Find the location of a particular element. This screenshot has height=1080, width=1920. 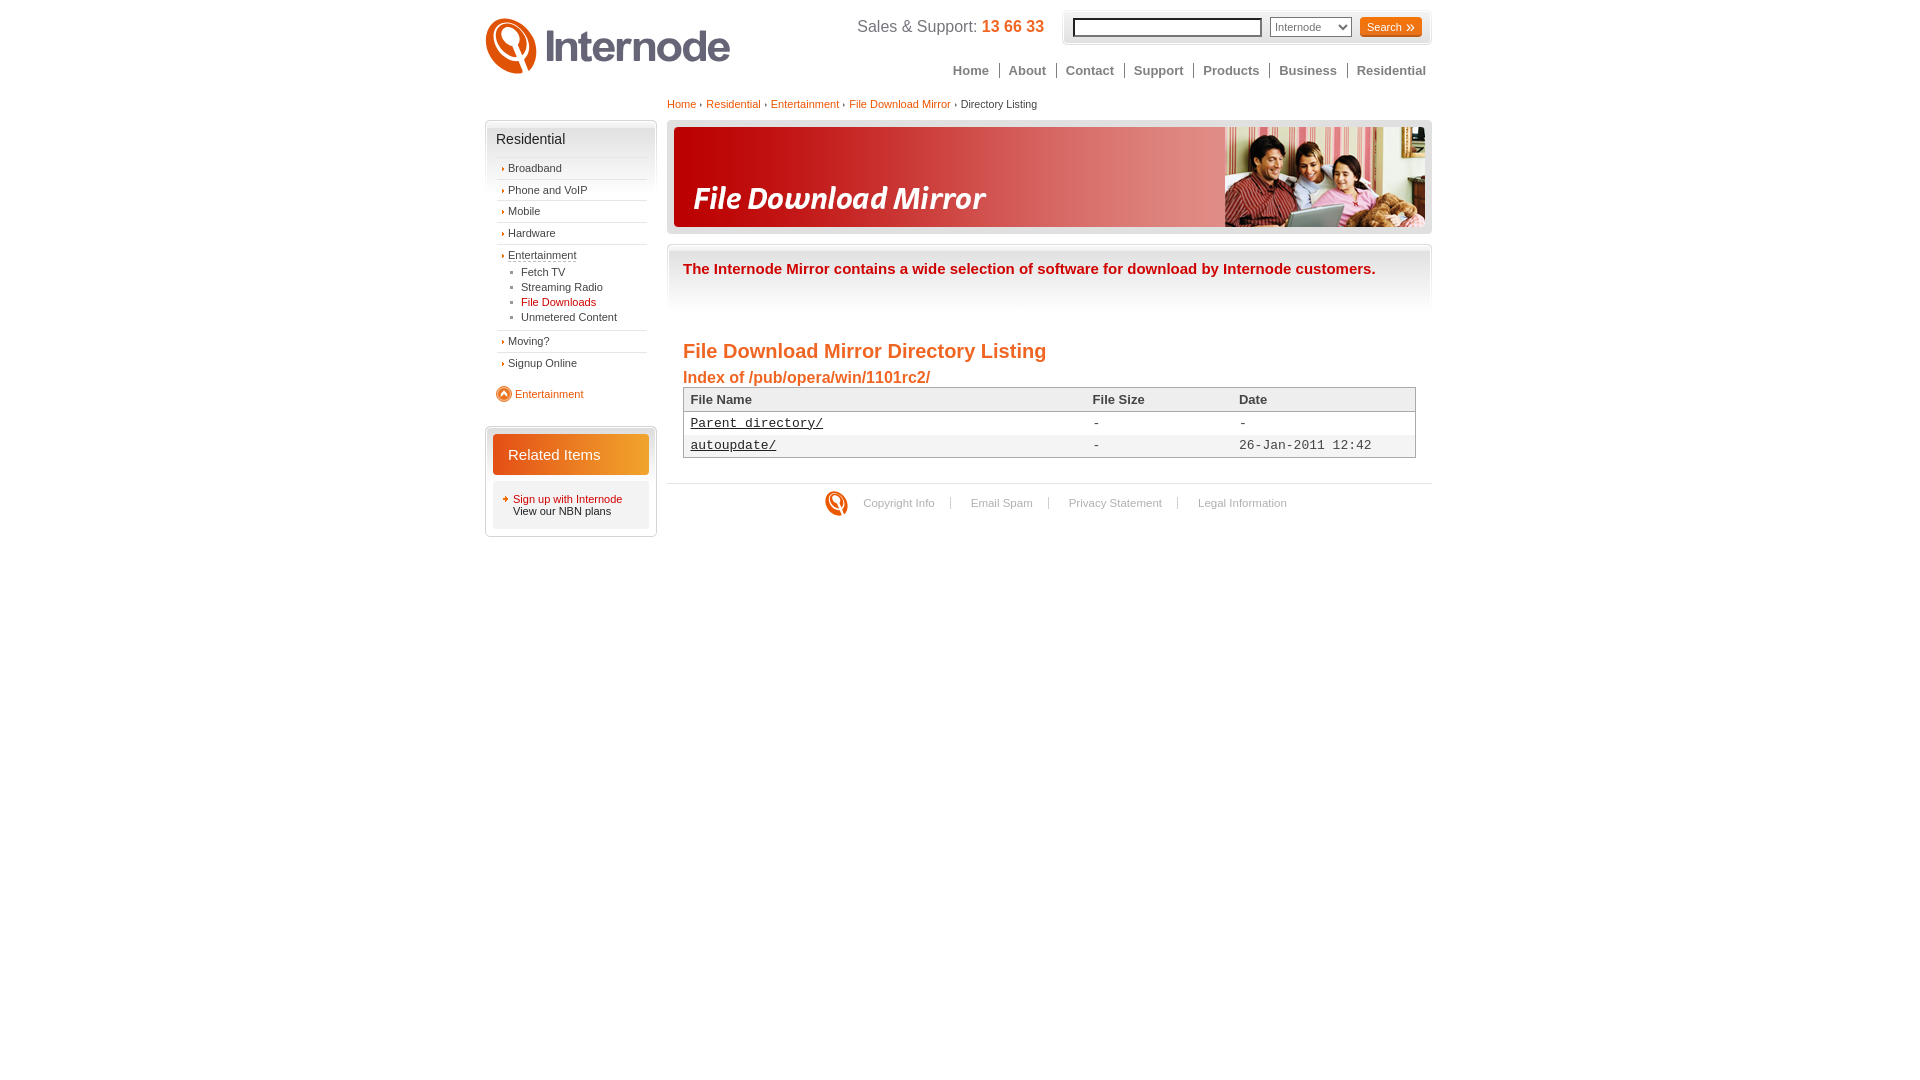

'Moving?' is located at coordinates (528, 339).